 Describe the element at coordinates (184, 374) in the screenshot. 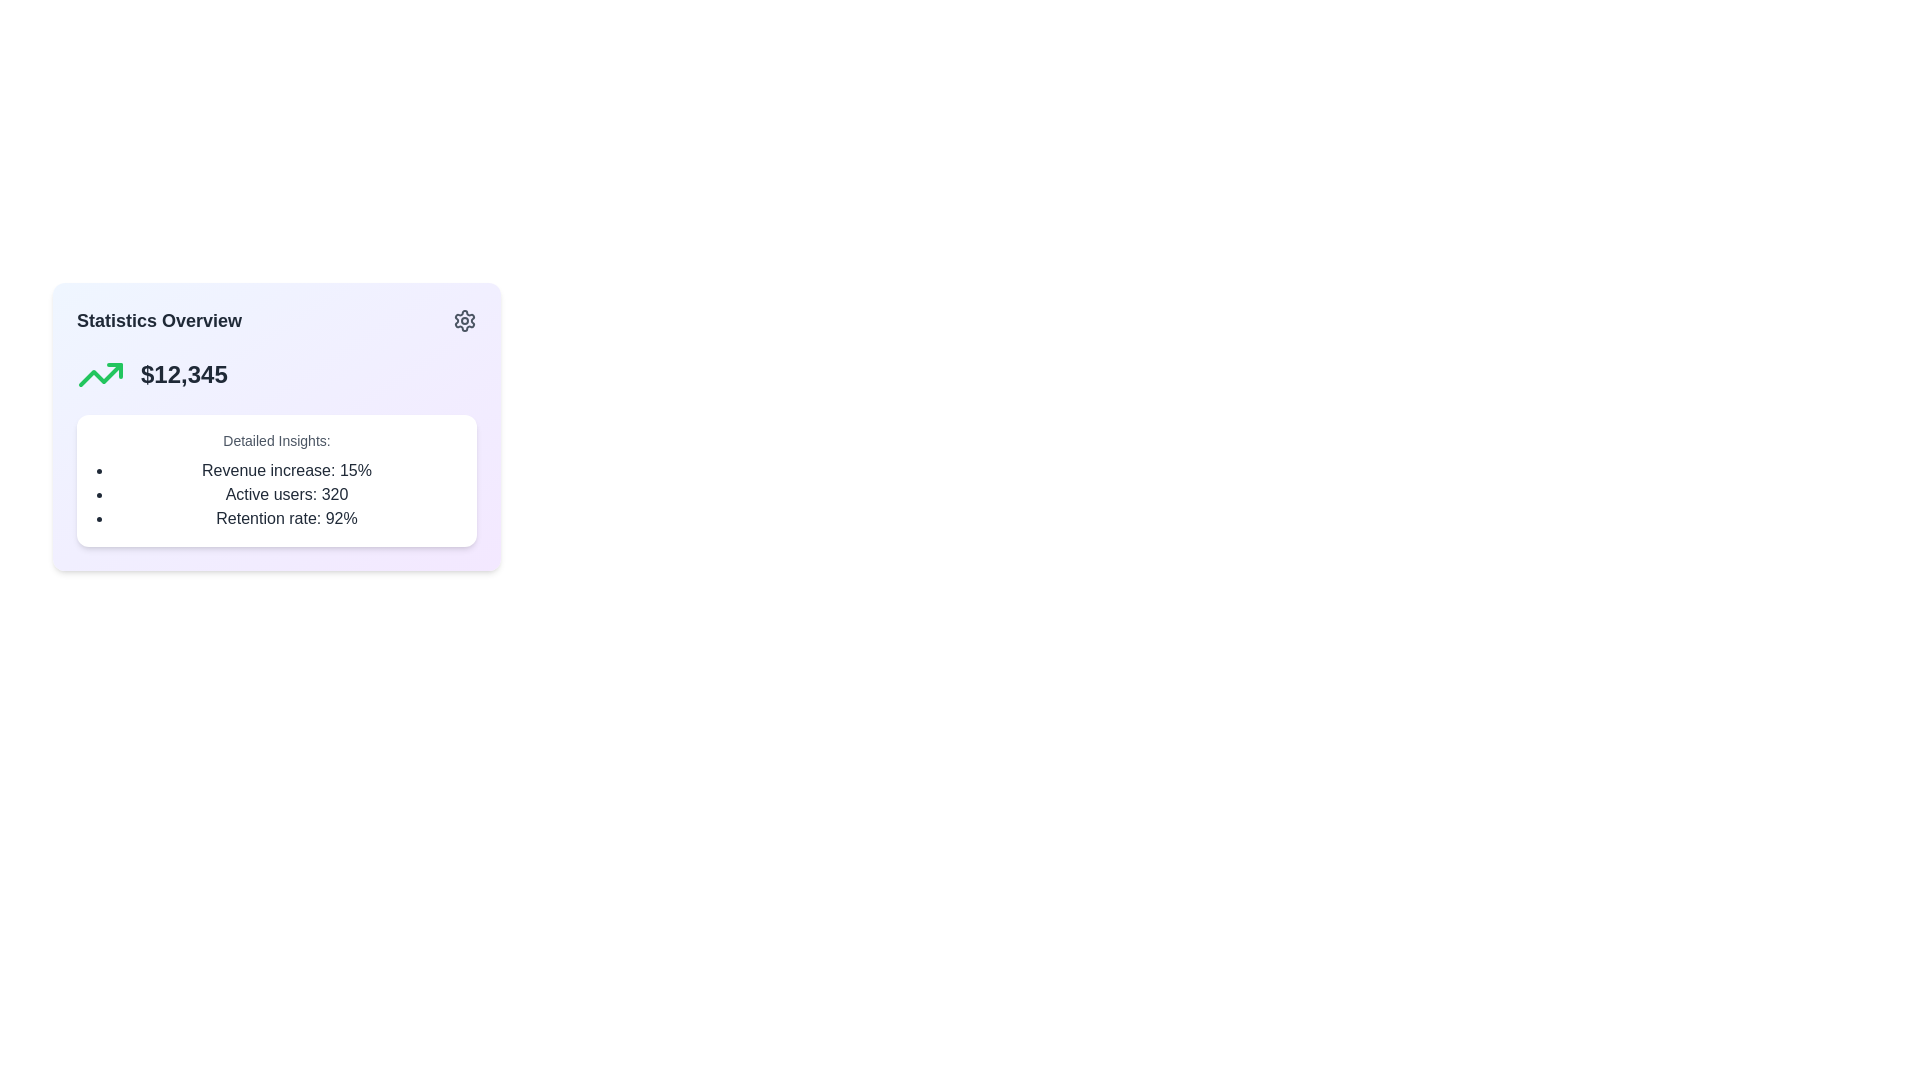

I see `the bold text displaying the amount '$12,345' in dark-gray color within the 'Statistics Overview' section` at that location.